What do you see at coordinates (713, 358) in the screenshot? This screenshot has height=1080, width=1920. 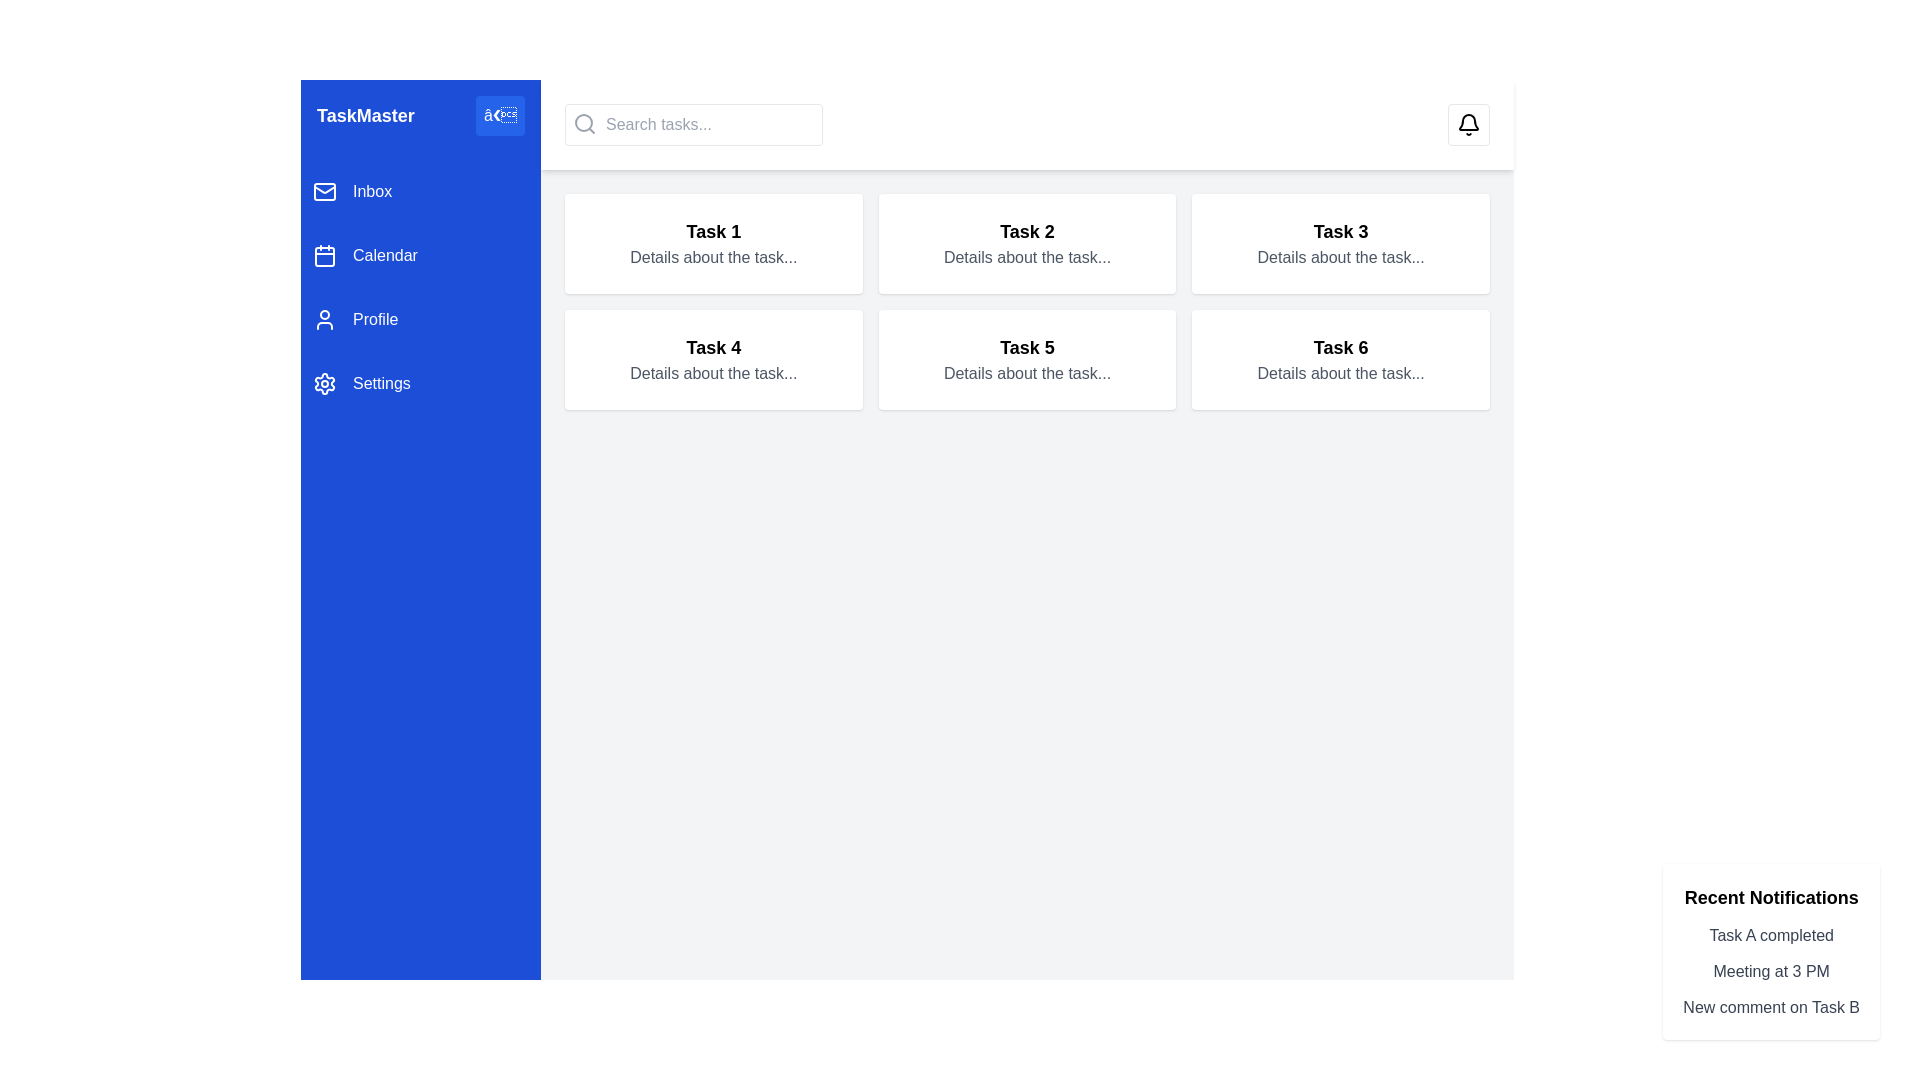 I see `the task item card titled 'Task 4', which is the fourth card in a grid layout, located in the second row, first column` at bounding box center [713, 358].